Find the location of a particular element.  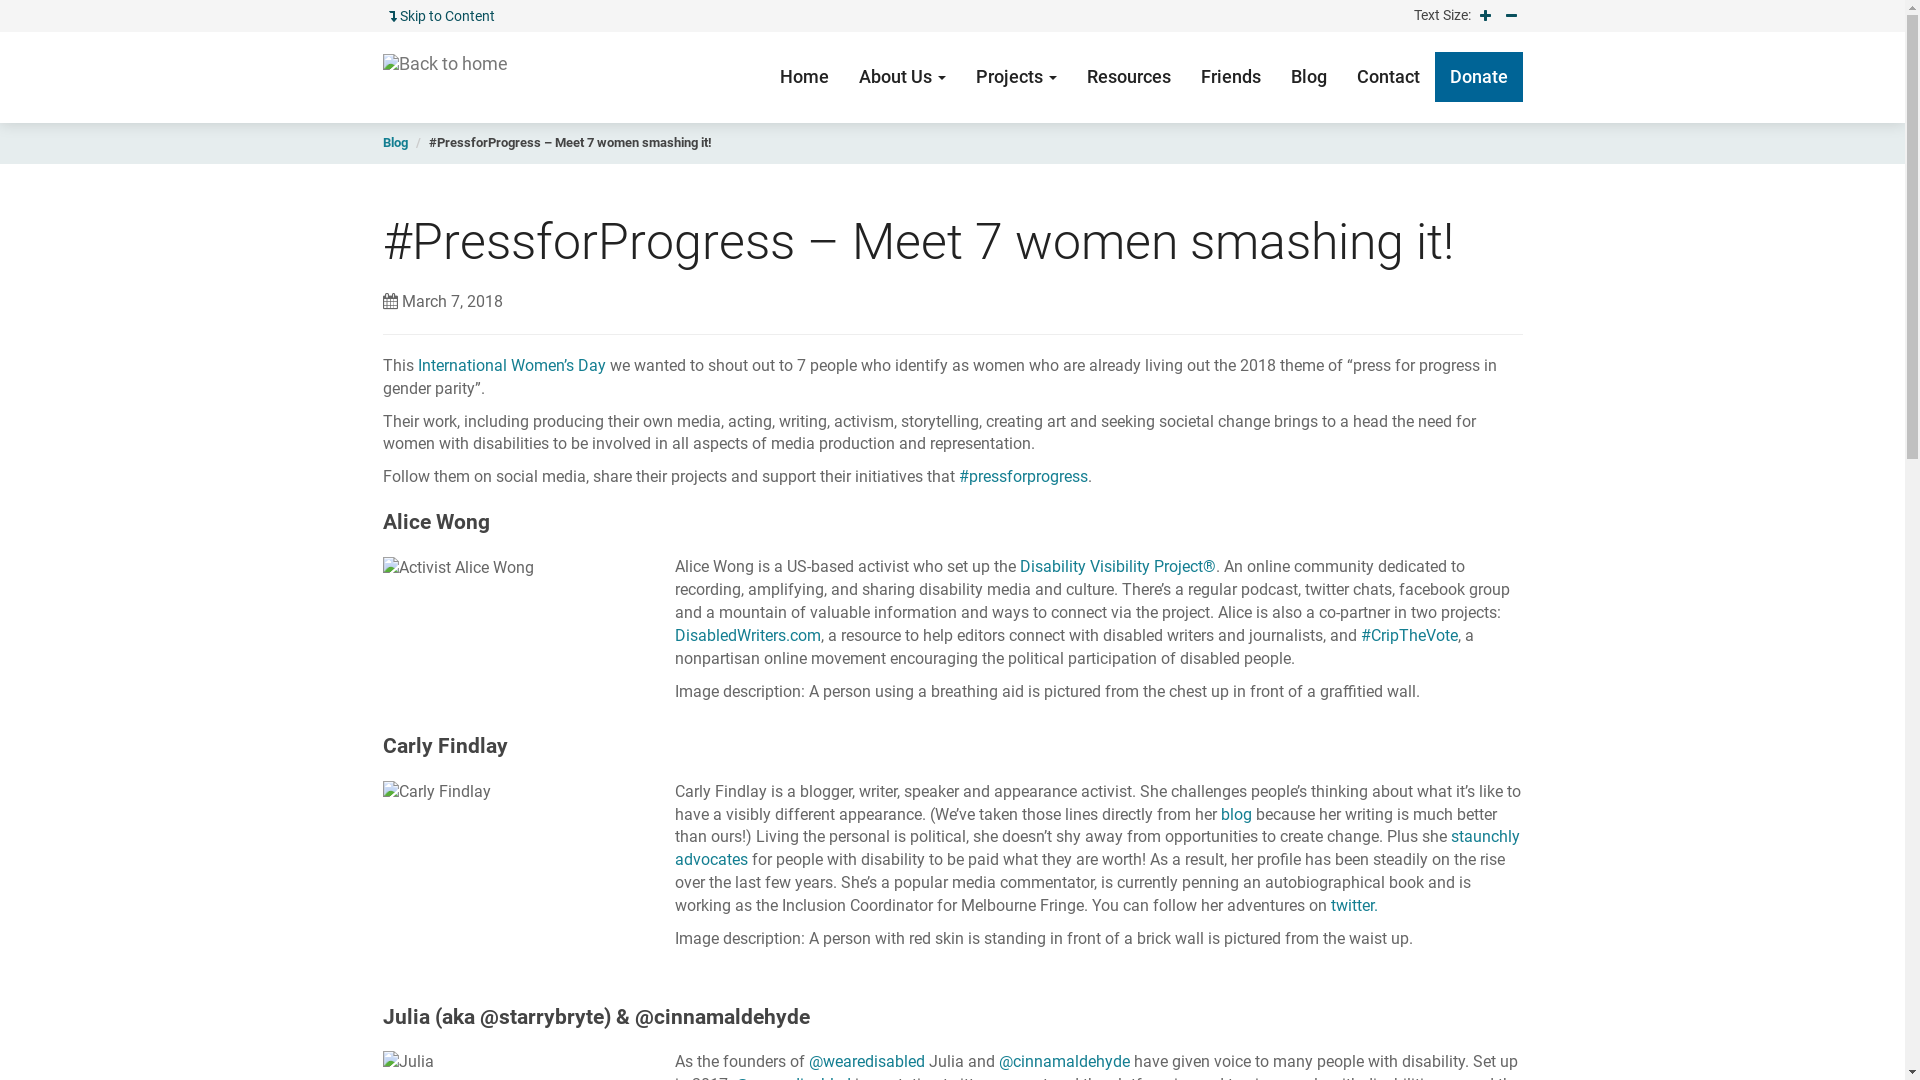

'@cinnamaldehyde' is located at coordinates (1063, 1060).